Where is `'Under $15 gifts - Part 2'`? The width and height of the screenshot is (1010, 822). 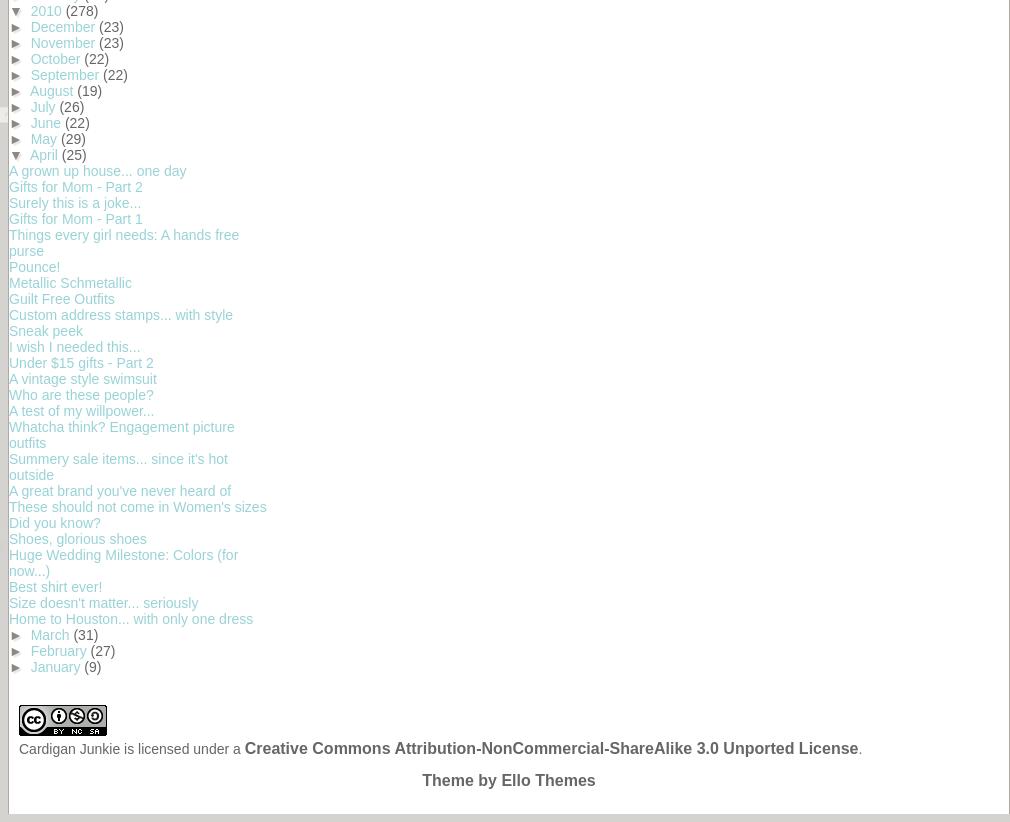
'Under $15 gifts - Part 2' is located at coordinates (80, 361).